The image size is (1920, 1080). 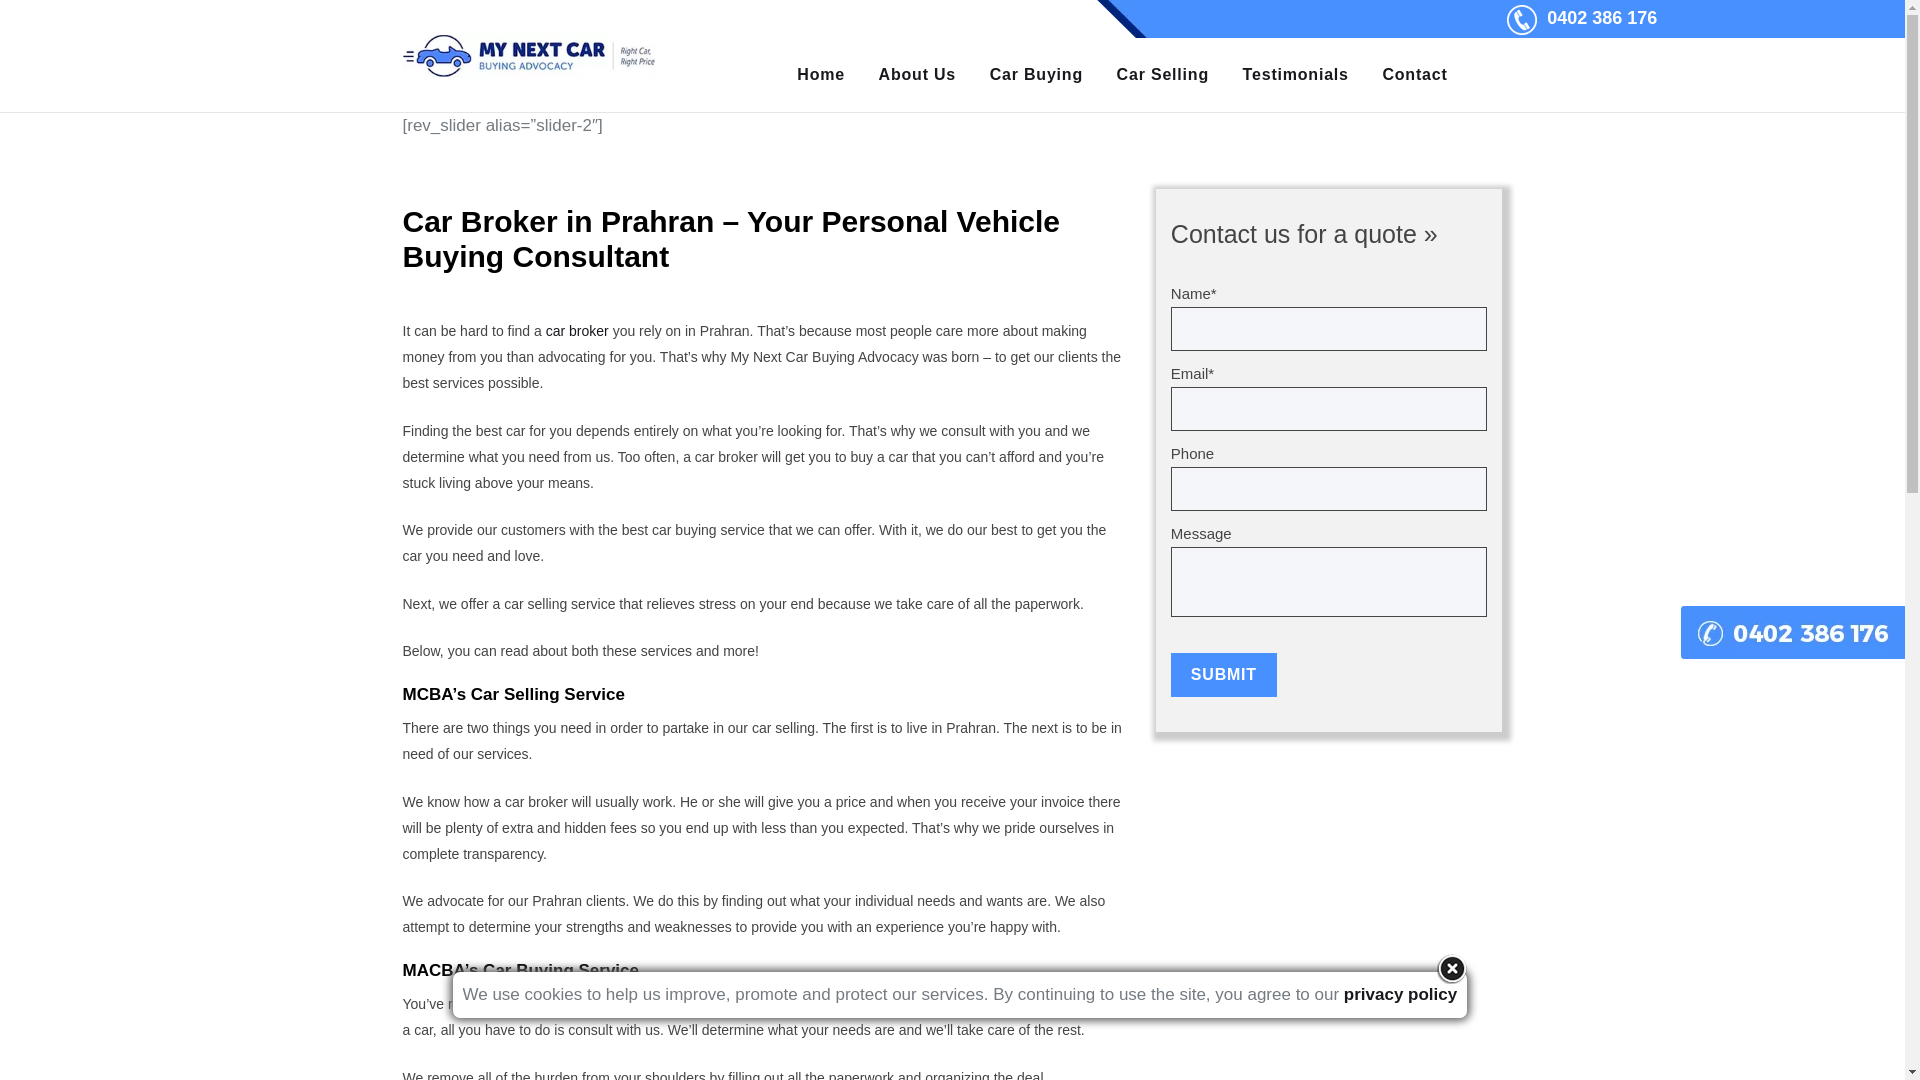 I want to click on 'Close', so click(x=1451, y=967).